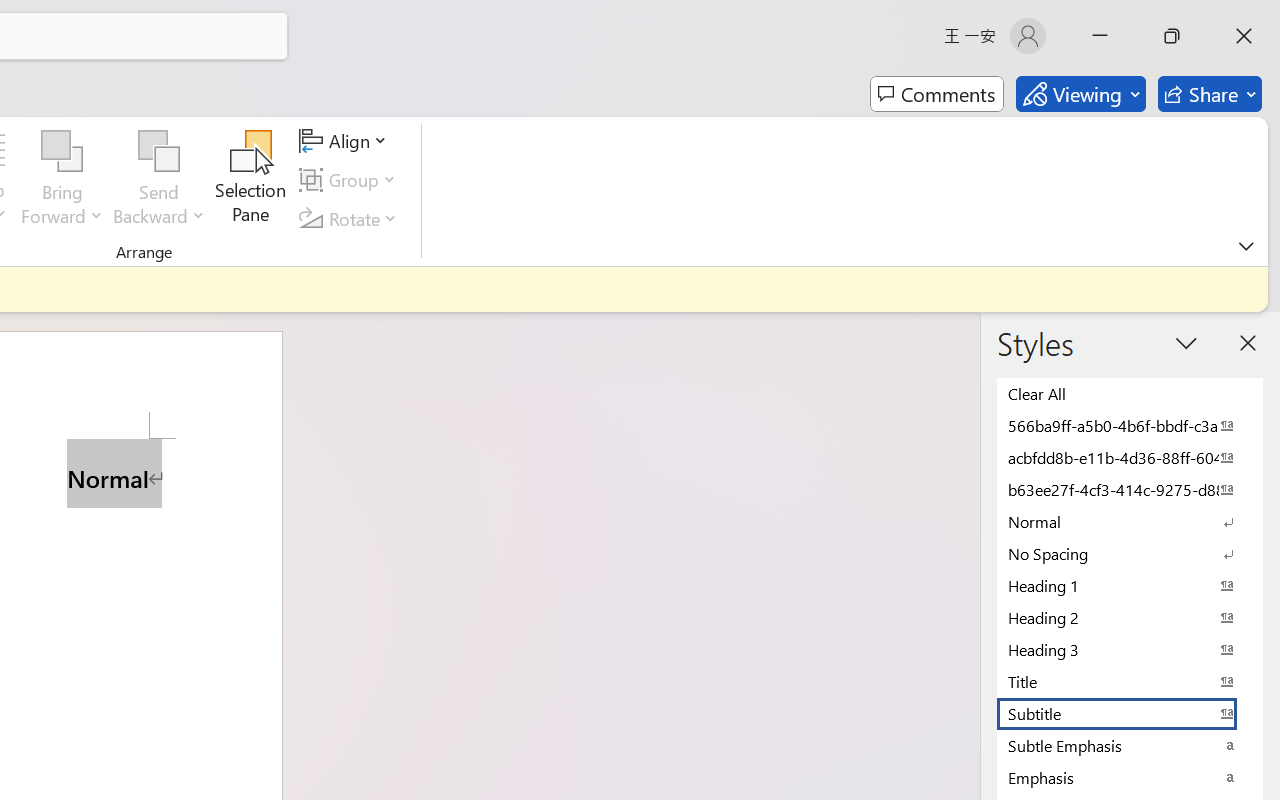 The height and width of the screenshot is (800, 1280). Describe the element at coordinates (351, 218) in the screenshot. I see `'Rotate'` at that location.